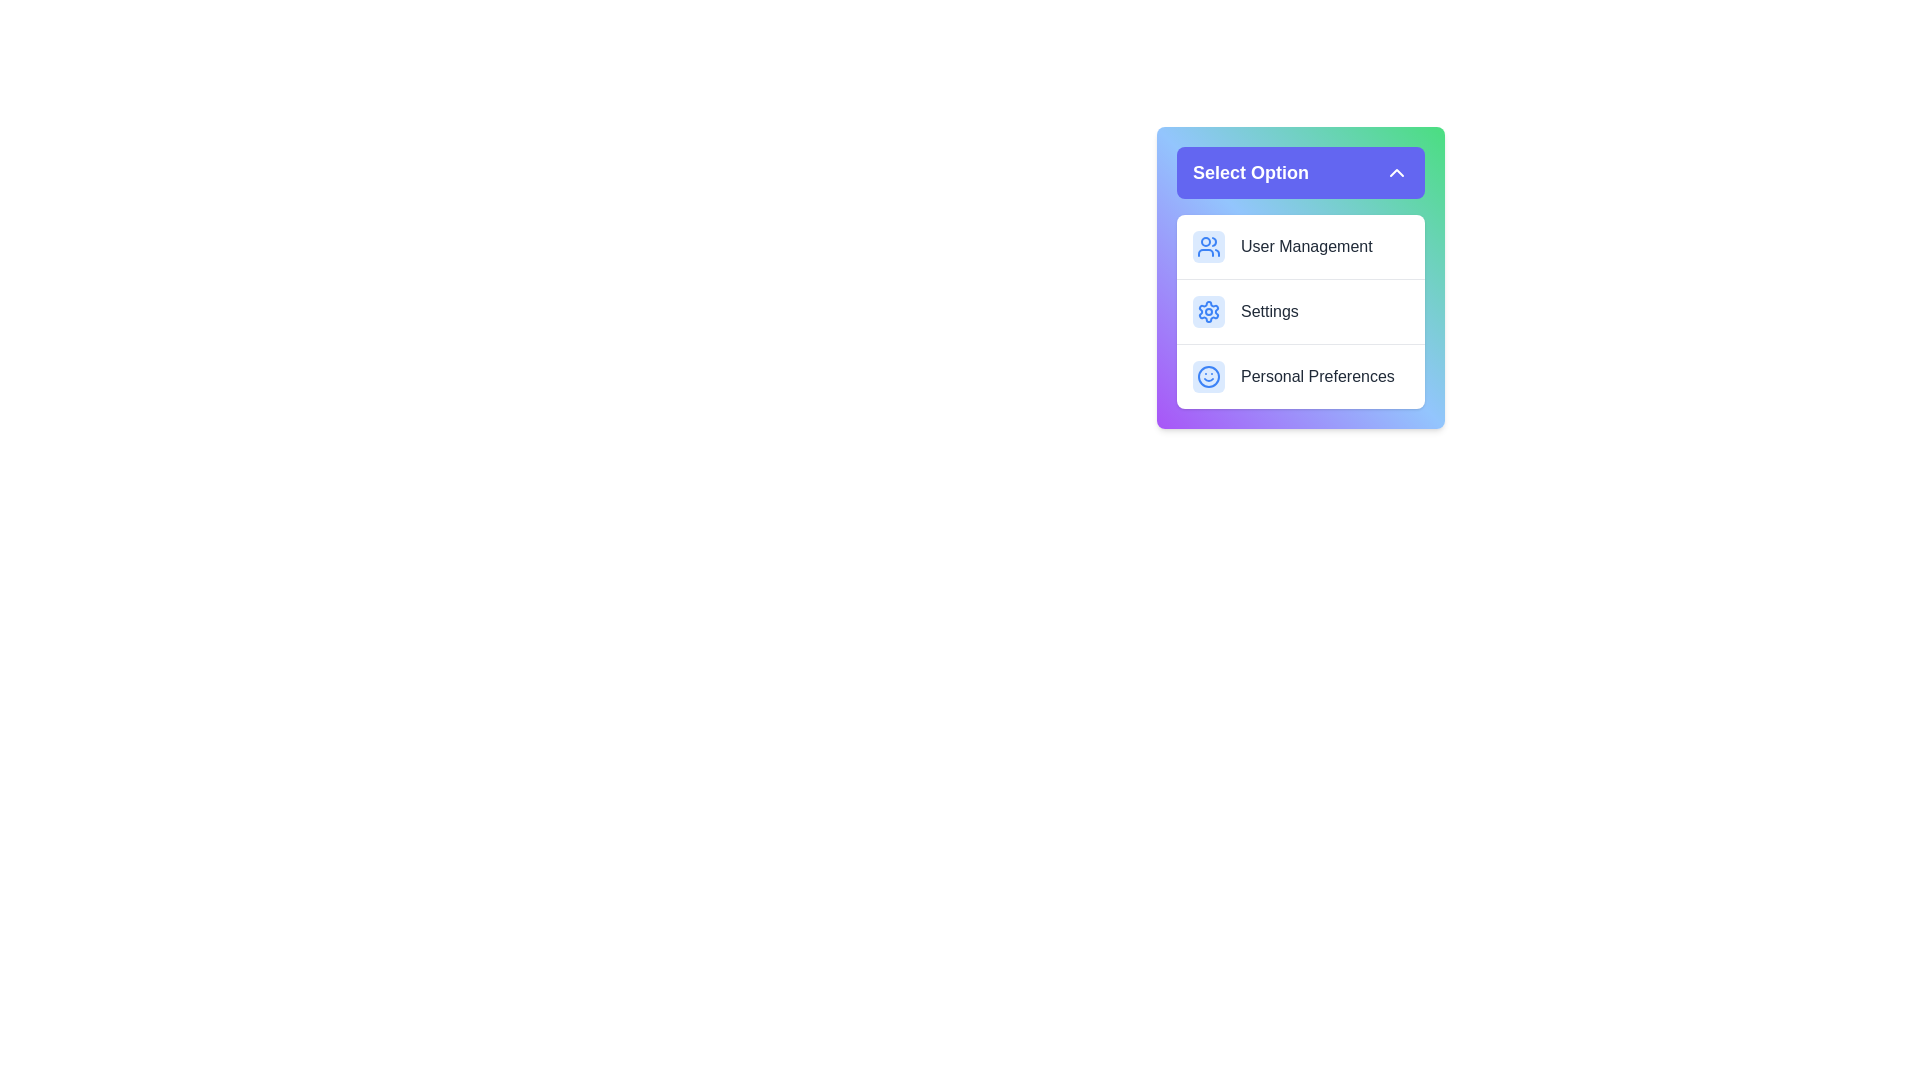 The height and width of the screenshot is (1080, 1920). Describe the element at coordinates (1300, 172) in the screenshot. I see `the dropdown menu trigger button located at the top of the menu, which expands or collapses options like 'User Management', 'Settings', and 'Personal Preferences'` at that location.